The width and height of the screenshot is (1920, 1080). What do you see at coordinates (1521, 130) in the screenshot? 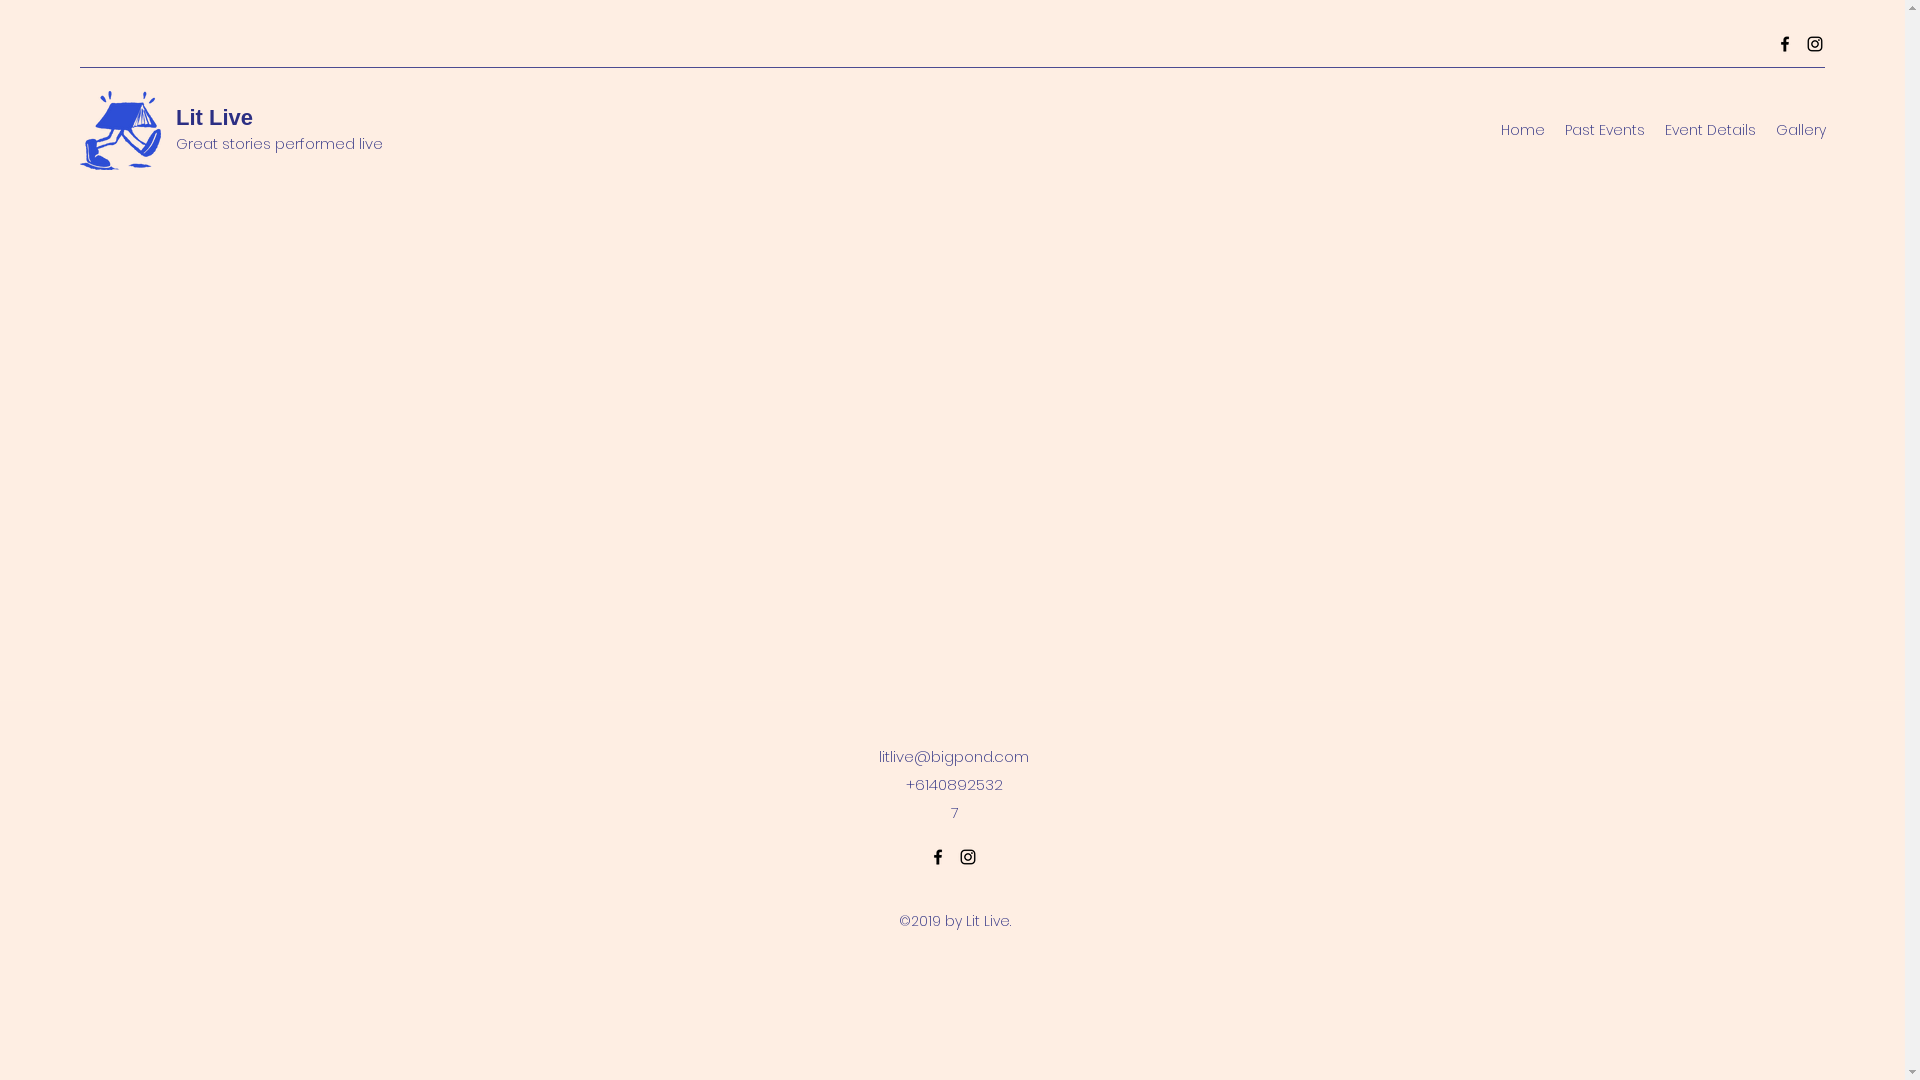
I see `'Home'` at bounding box center [1521, 130].